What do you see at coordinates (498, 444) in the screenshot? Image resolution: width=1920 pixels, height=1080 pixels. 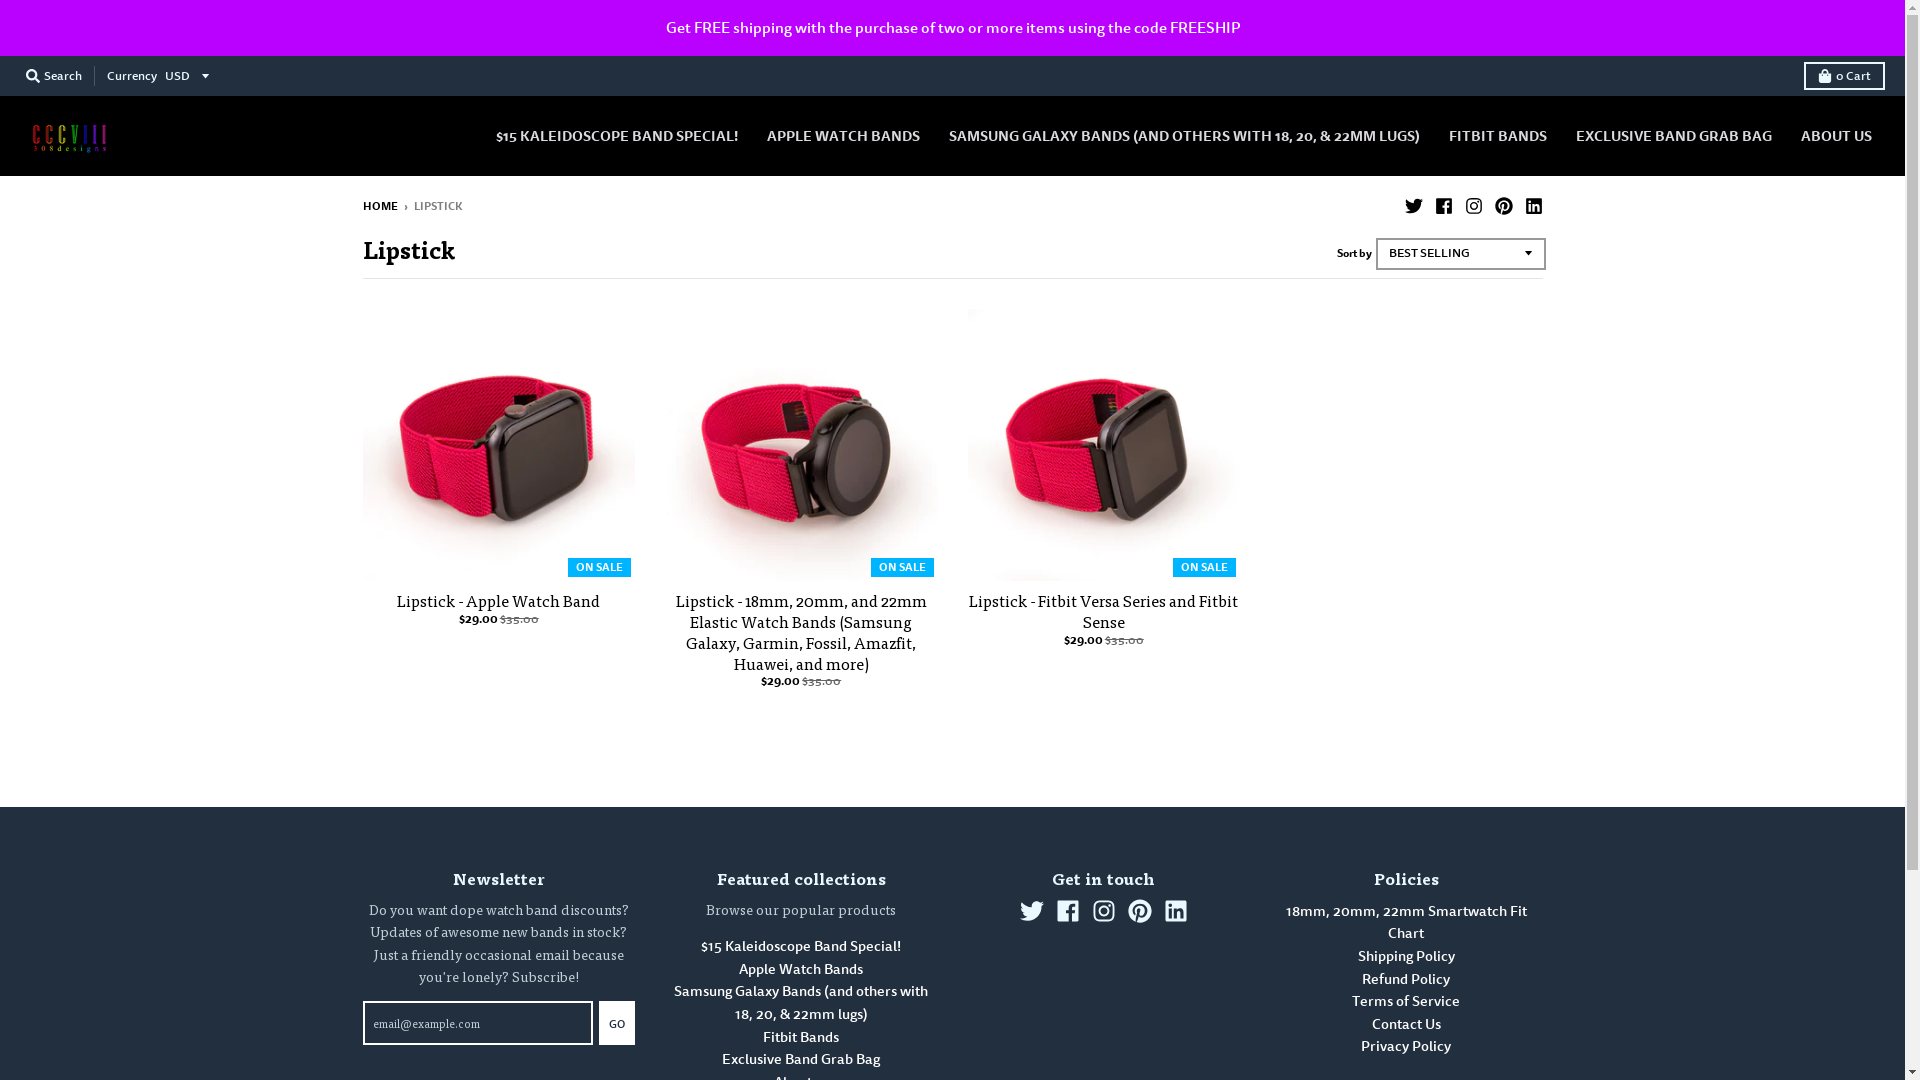 I see `'ON SALE'` at bounding box center [498, 444].